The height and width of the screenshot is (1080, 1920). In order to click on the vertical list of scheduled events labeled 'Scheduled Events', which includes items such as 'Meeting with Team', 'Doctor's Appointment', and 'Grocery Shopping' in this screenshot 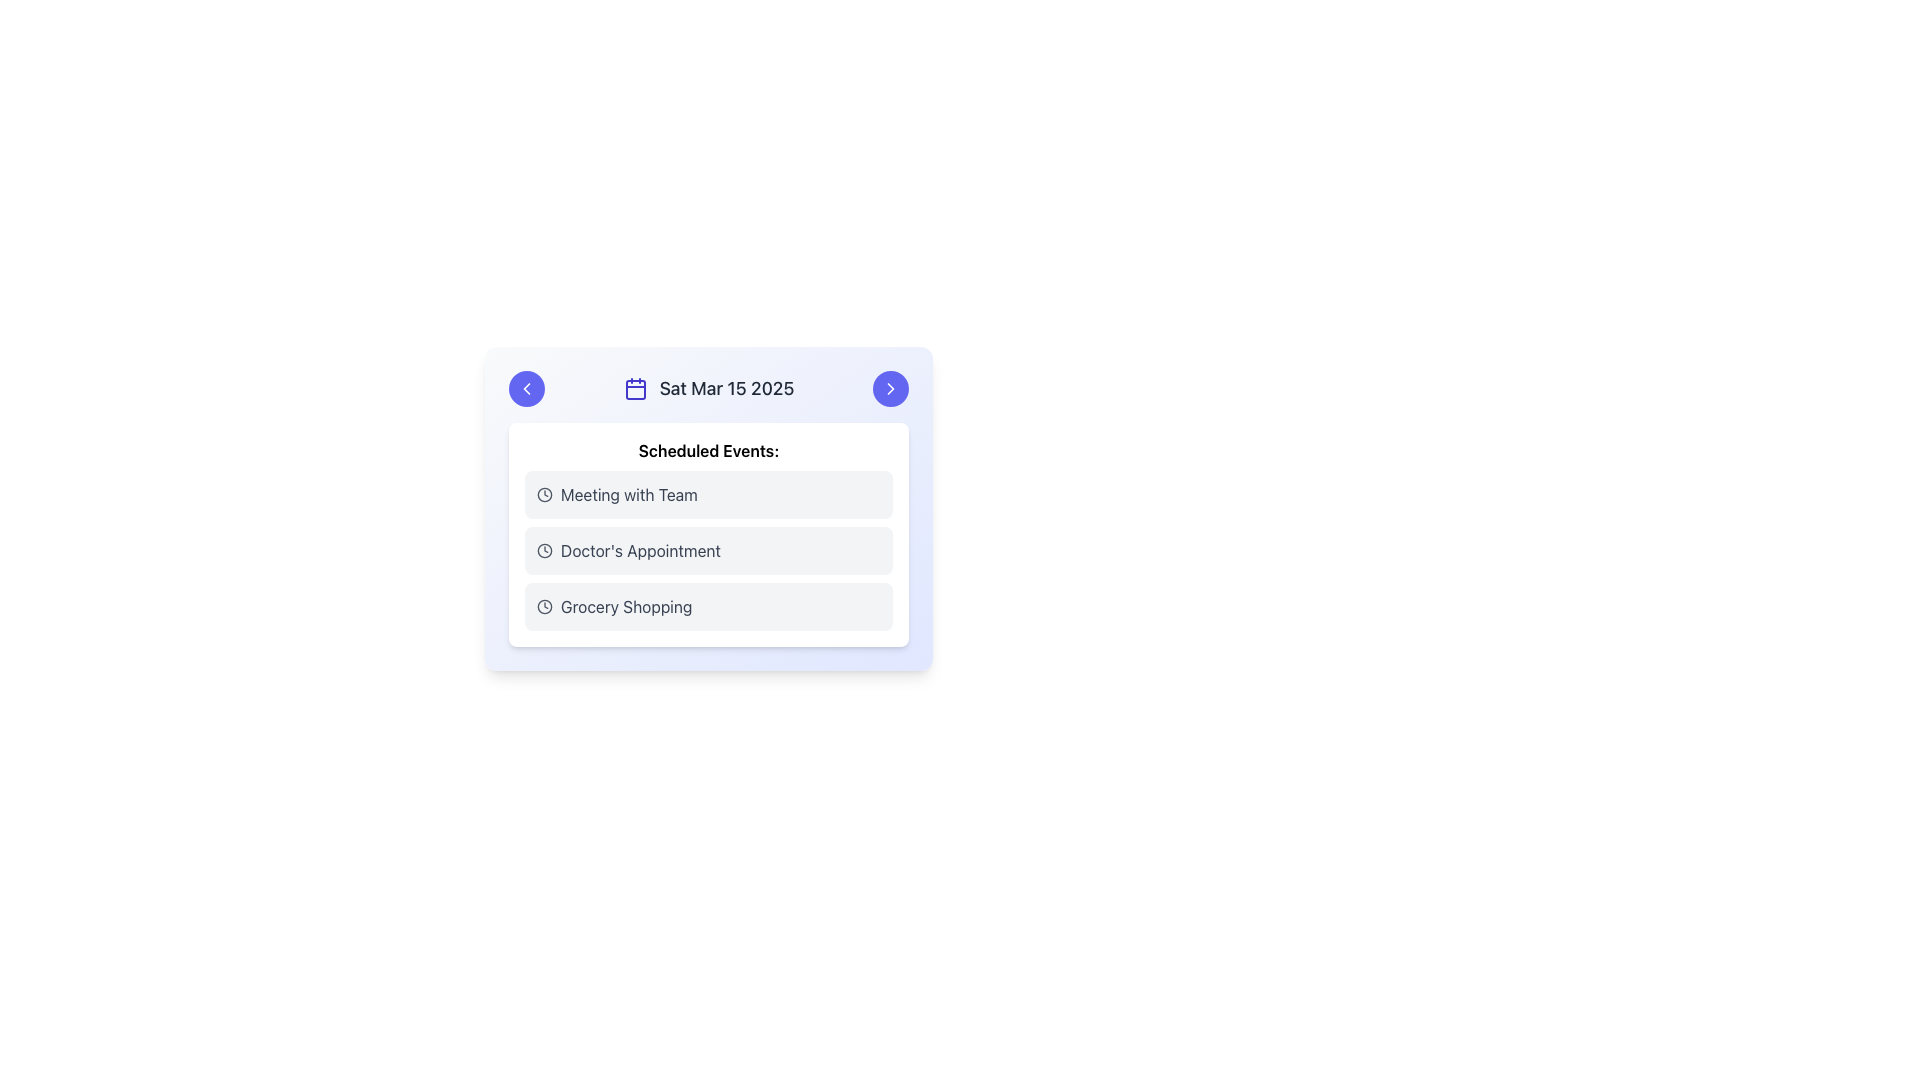, I will do `click(709, 551)`.